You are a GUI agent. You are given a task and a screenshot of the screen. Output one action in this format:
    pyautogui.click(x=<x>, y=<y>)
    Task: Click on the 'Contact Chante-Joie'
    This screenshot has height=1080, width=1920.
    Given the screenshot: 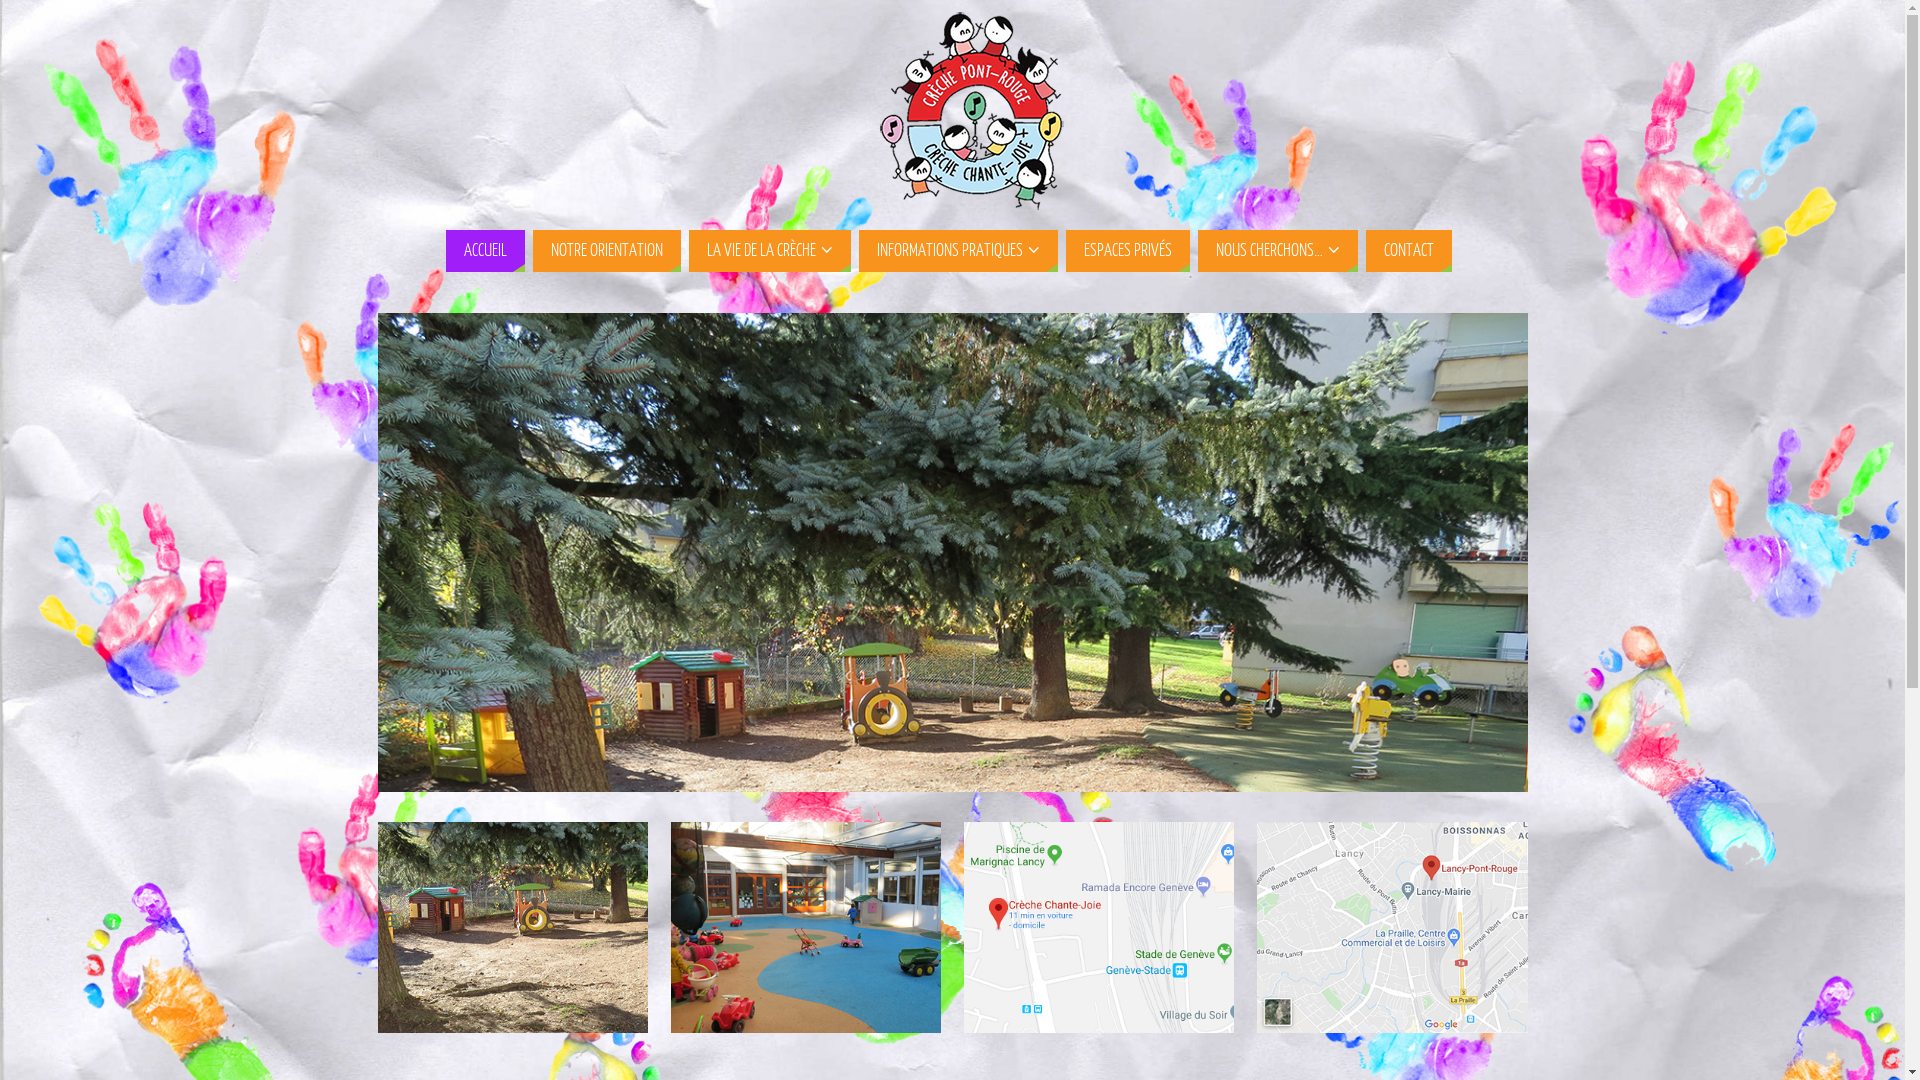 What is the action you would take?
    pyautogui.click(x=964, y=927)
    